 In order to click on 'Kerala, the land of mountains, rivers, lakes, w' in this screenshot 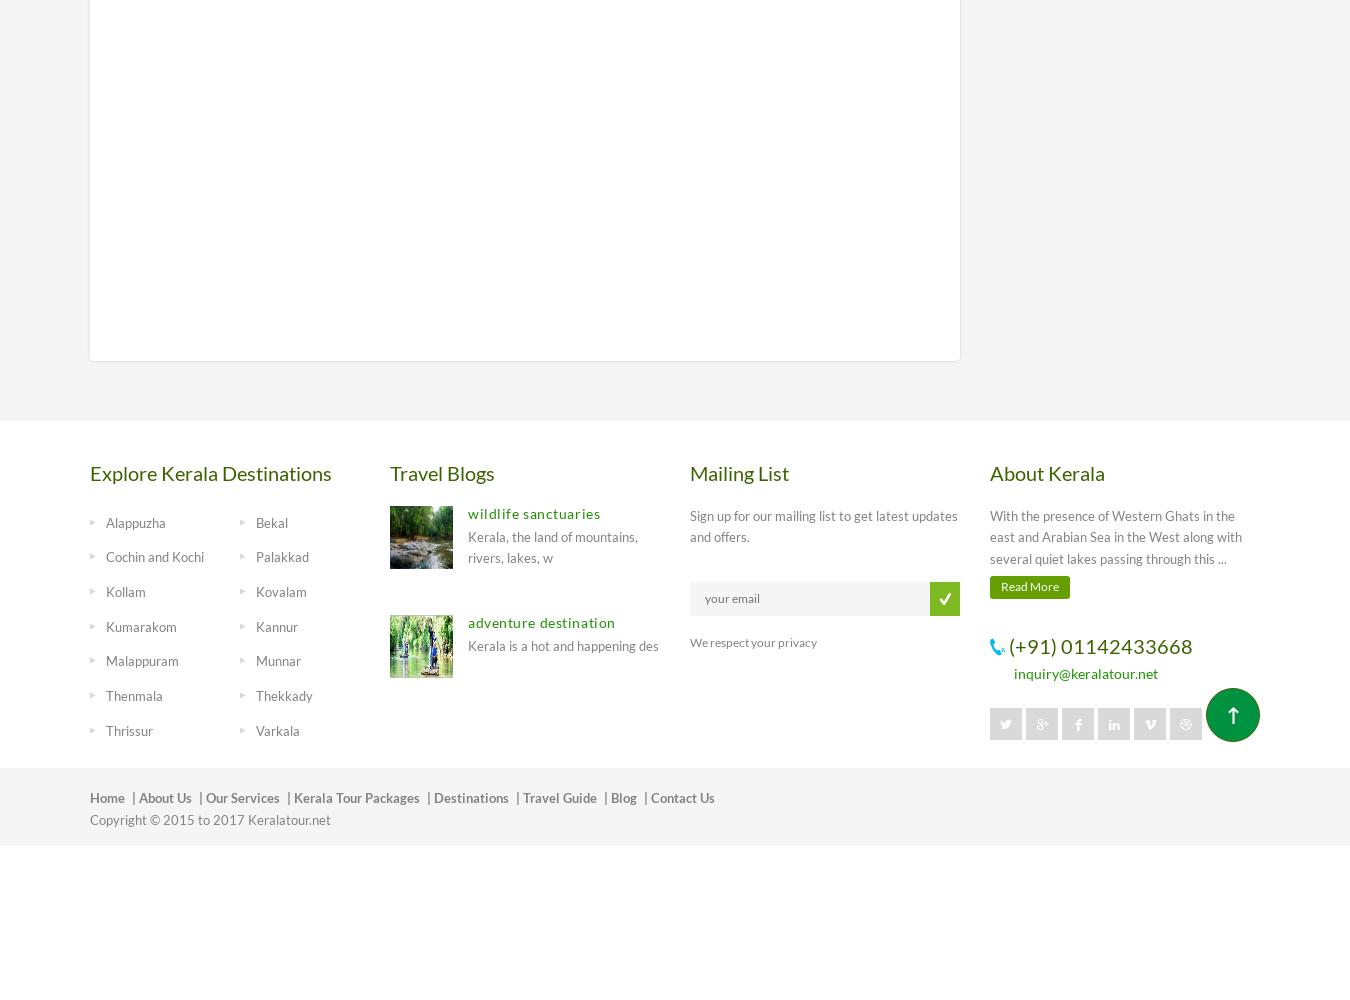, I will do `click(551, 547)`.